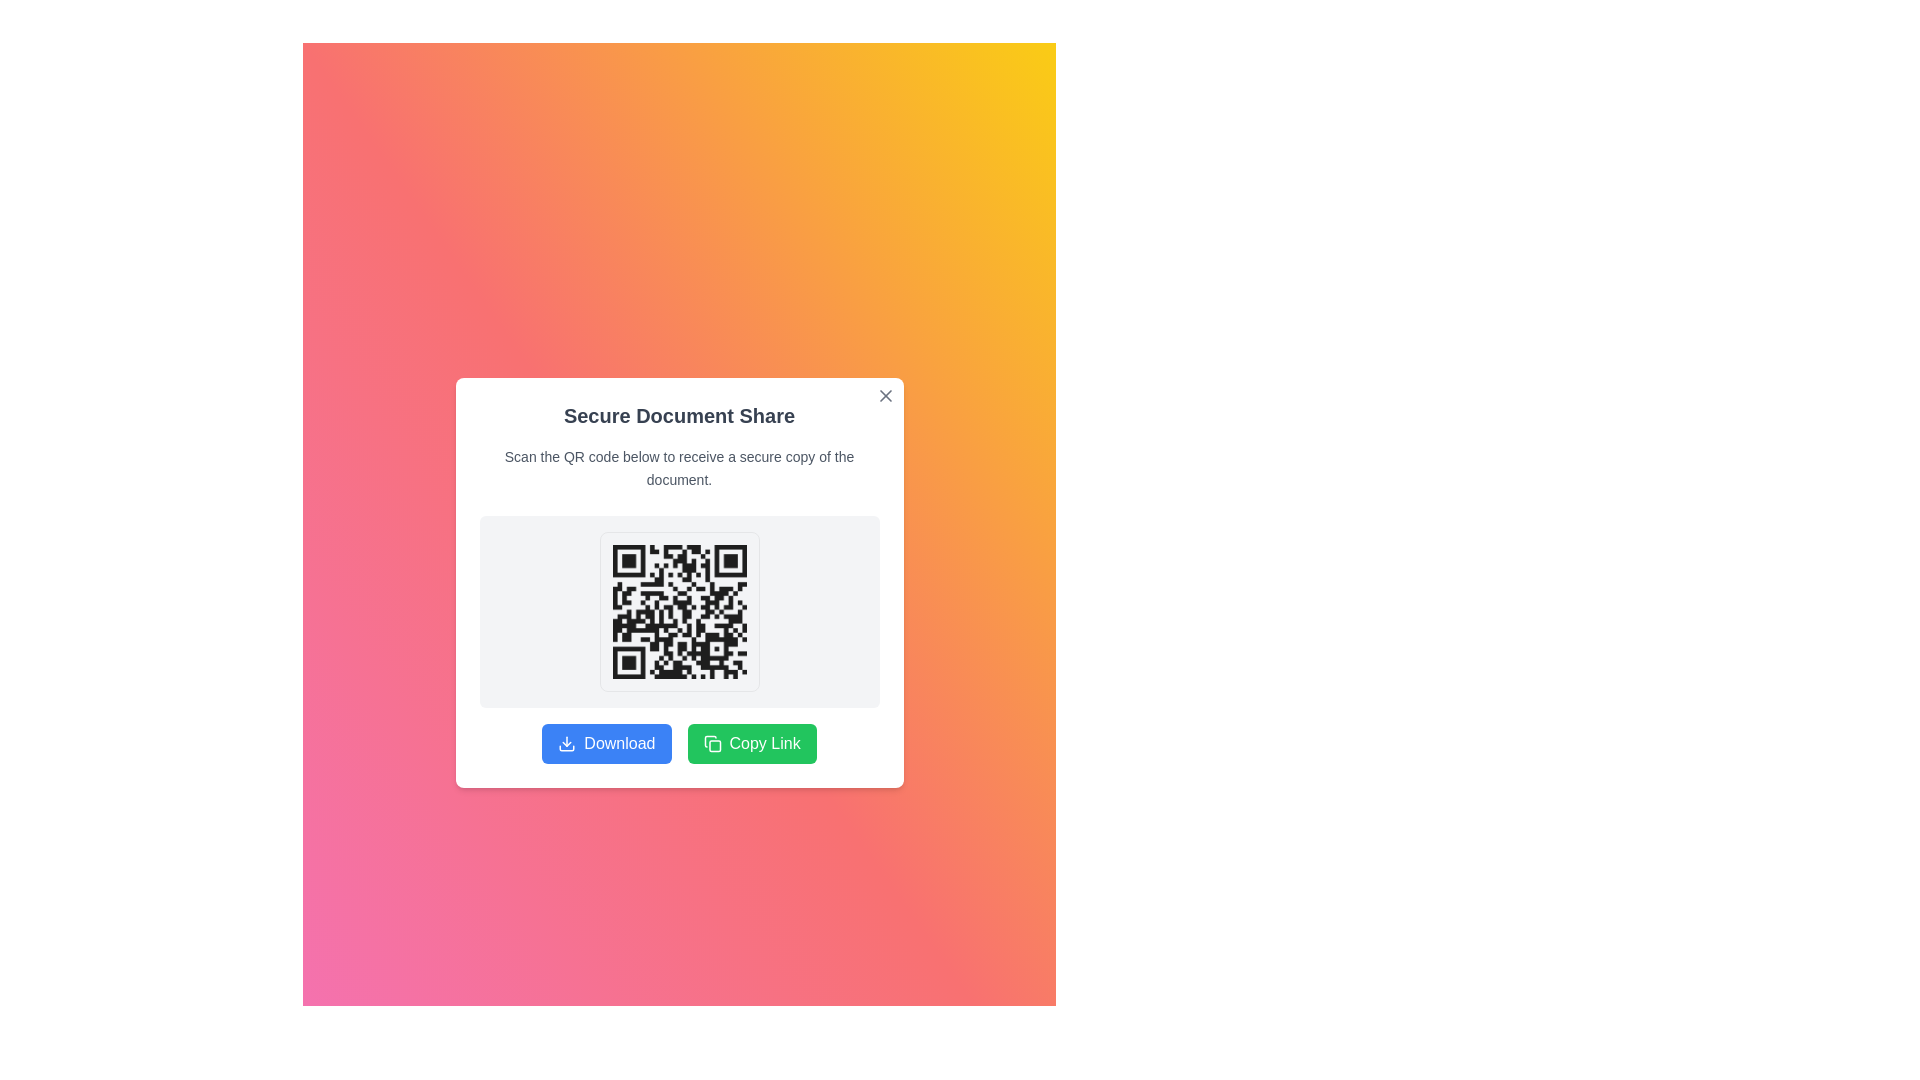 This screenshot has height=1080, width=1920. What do you see at coordinates (679, 469) in the screenshot?
I see `instructional text located in the modal popup box, positioned below the title 'Secure Document Share' and above the QR code section` at bounding box center [679, 469].